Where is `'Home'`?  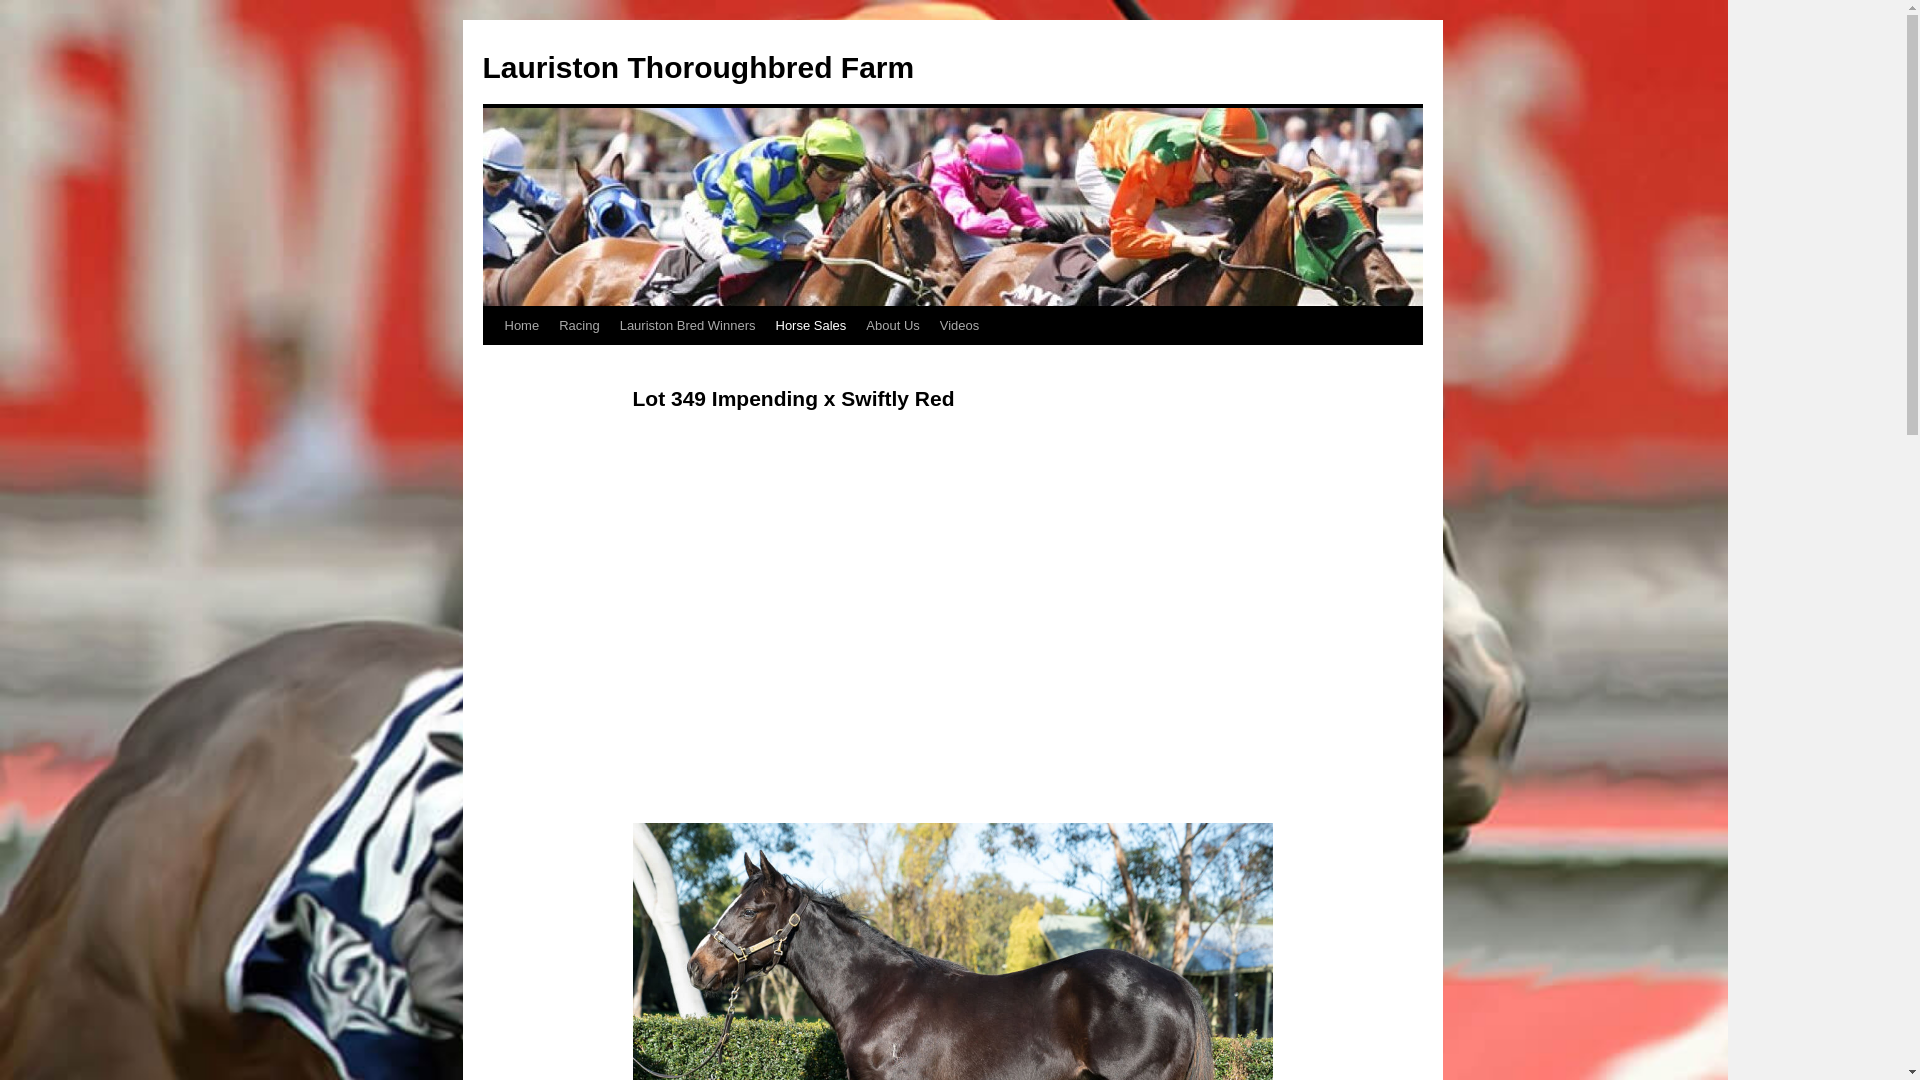
'Home' is located at coordinates (494, 325).